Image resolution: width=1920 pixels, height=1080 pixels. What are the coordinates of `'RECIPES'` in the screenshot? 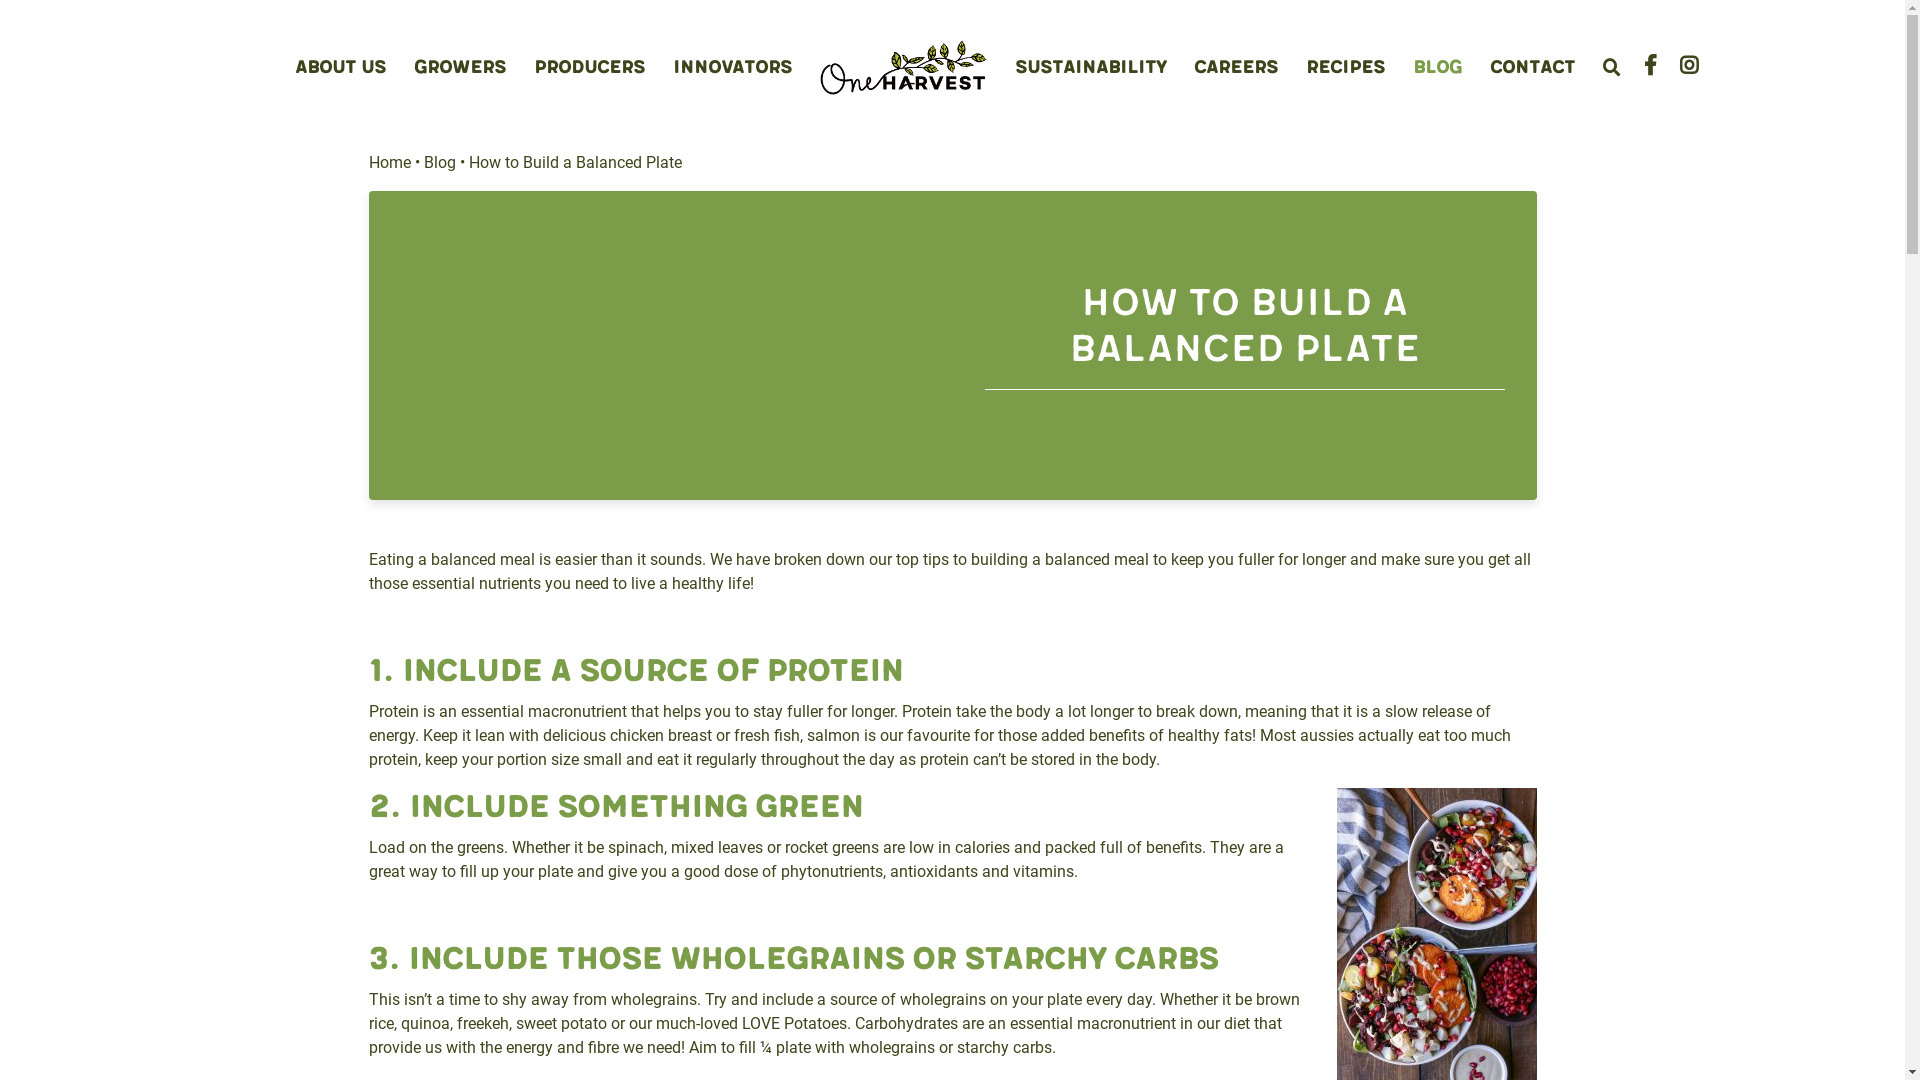 It's located at (1345, 66).